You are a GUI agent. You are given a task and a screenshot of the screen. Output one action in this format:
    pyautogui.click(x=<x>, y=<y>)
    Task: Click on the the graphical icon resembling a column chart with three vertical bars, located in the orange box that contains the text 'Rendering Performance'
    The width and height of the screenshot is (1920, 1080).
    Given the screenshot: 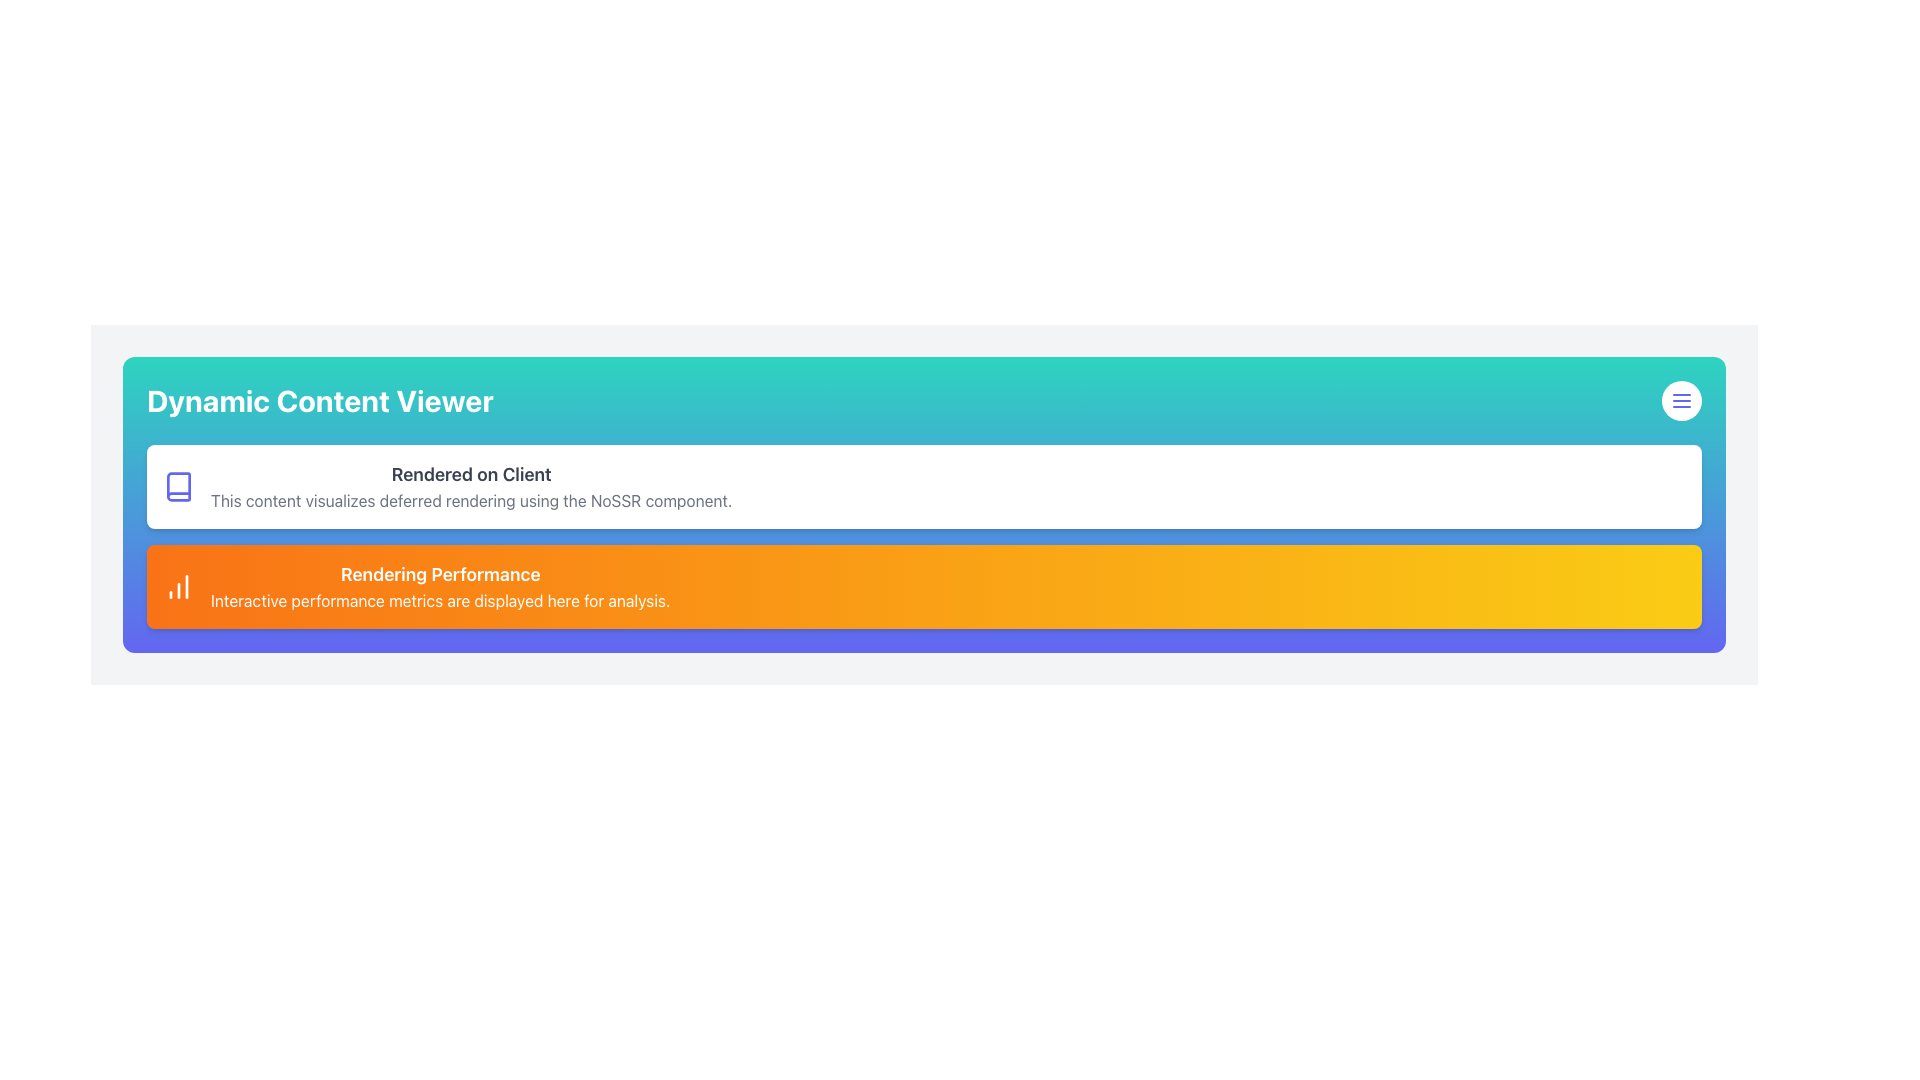 What is the action you would take?
    pyautogui.click(x=178, y=585)
    